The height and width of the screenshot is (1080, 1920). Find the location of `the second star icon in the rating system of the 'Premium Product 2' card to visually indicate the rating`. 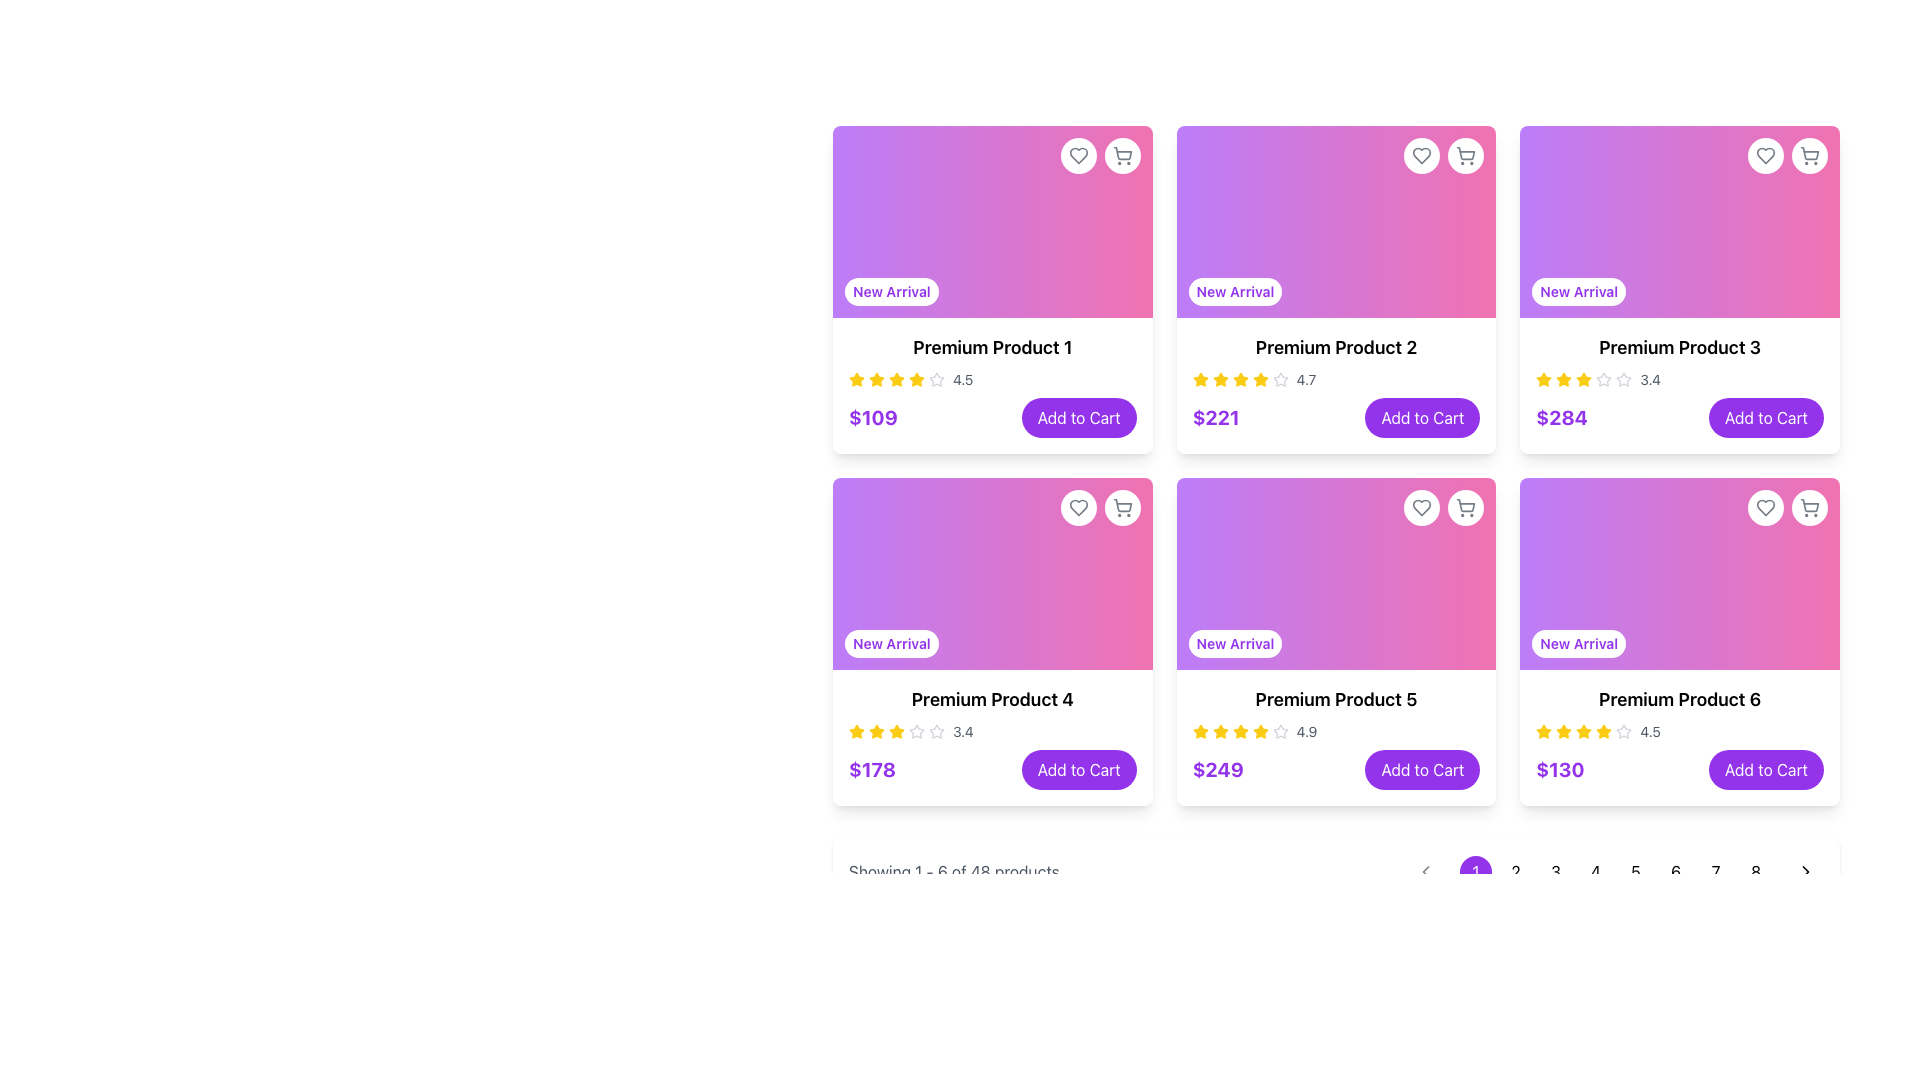

the second star icon in the rating system of the 'Premium Product 2' card to visually indicate the rating is located at coordinates (1259, 379).